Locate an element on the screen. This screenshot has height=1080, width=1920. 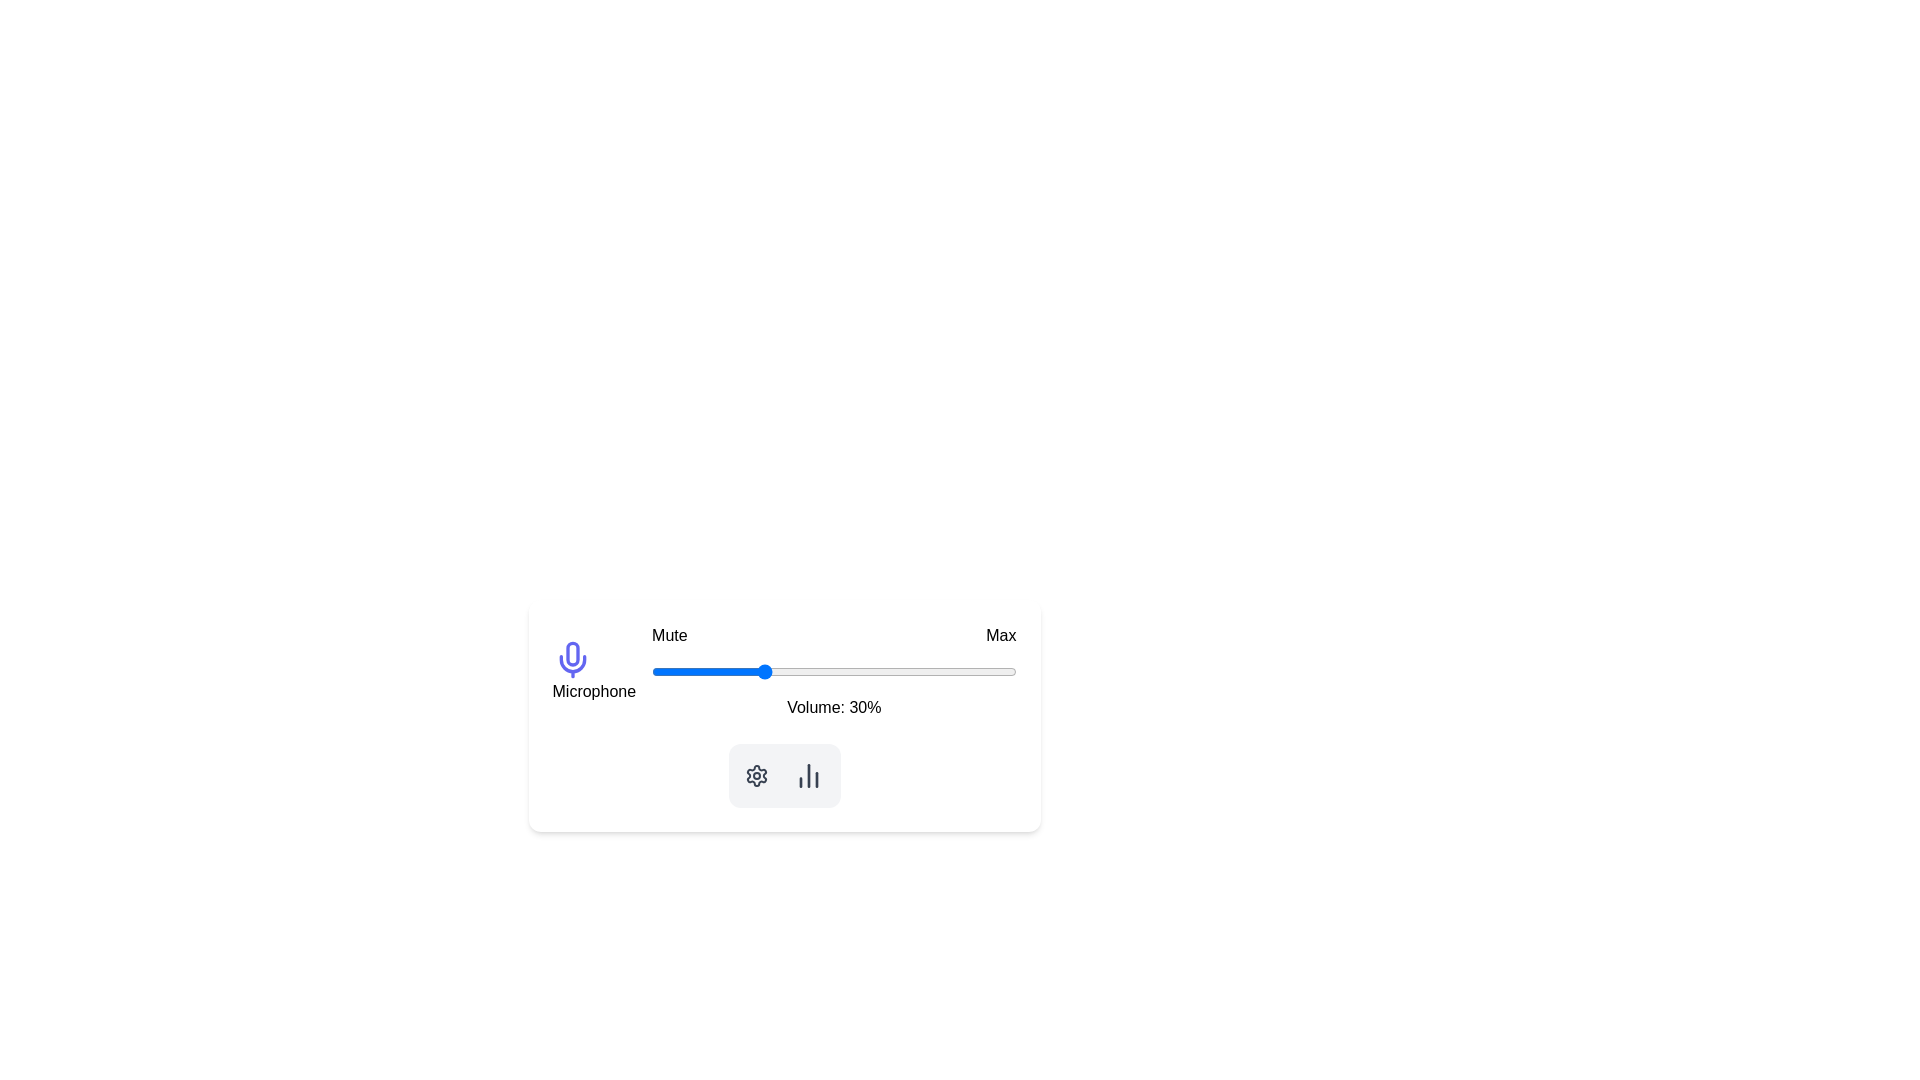
the volume slider to set the volume to 83% is located at coordinates (953, 671).